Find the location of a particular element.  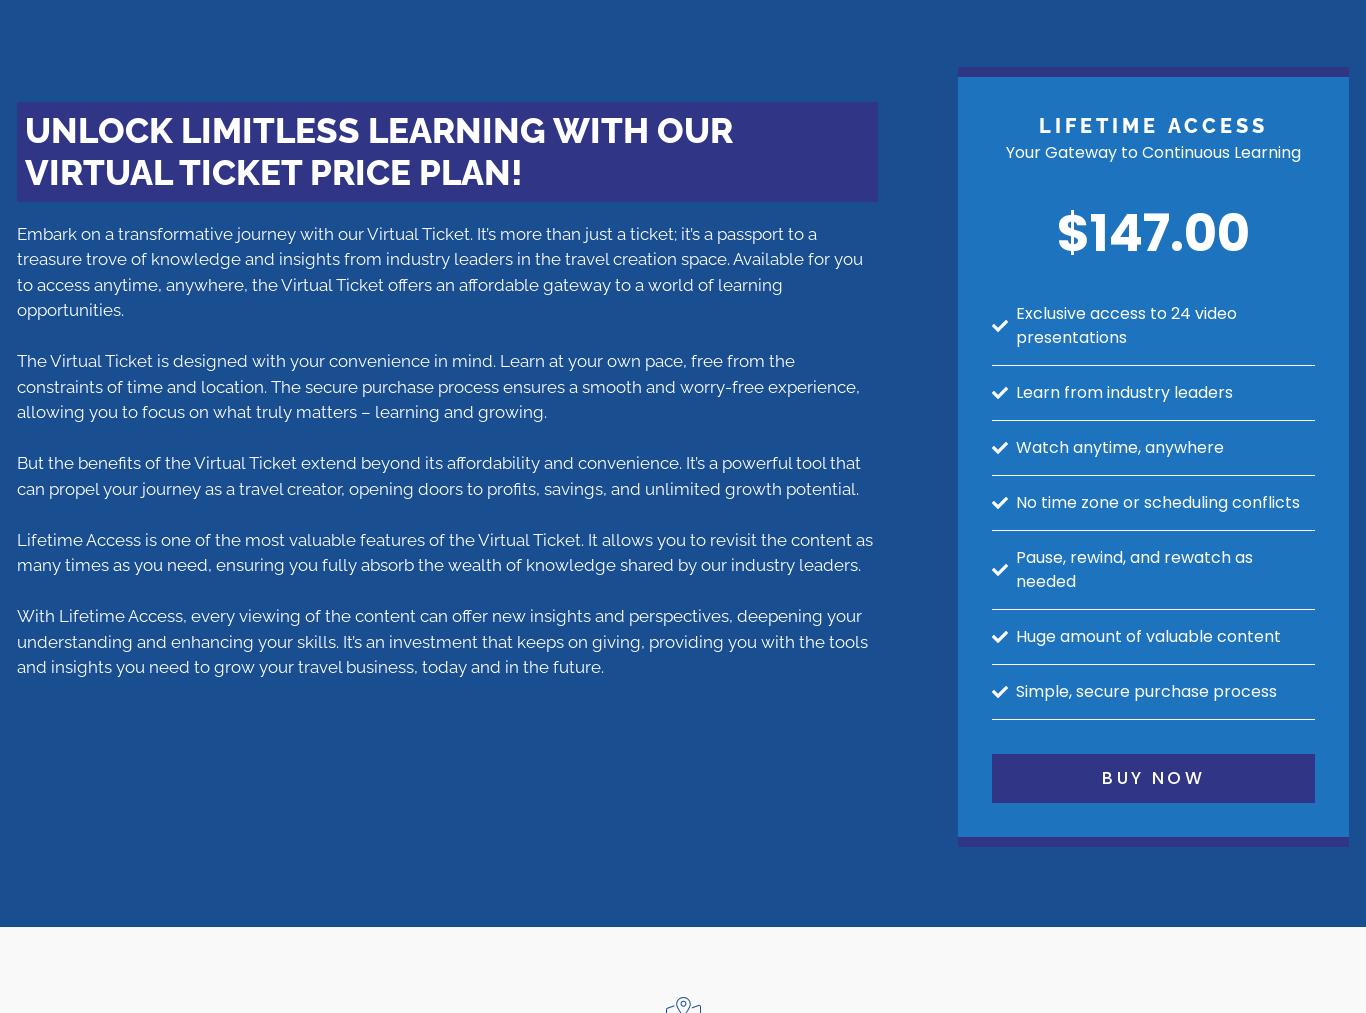

'The Virtual Ticket is designed with your convenience in mind. Learn at your own pace, free from the constraints of time and location. The secure purchase process ensures a smooth and worry-free experience, allowing you to focus on what truly matters – learning and growing.' is located at coordinates (437, 386).